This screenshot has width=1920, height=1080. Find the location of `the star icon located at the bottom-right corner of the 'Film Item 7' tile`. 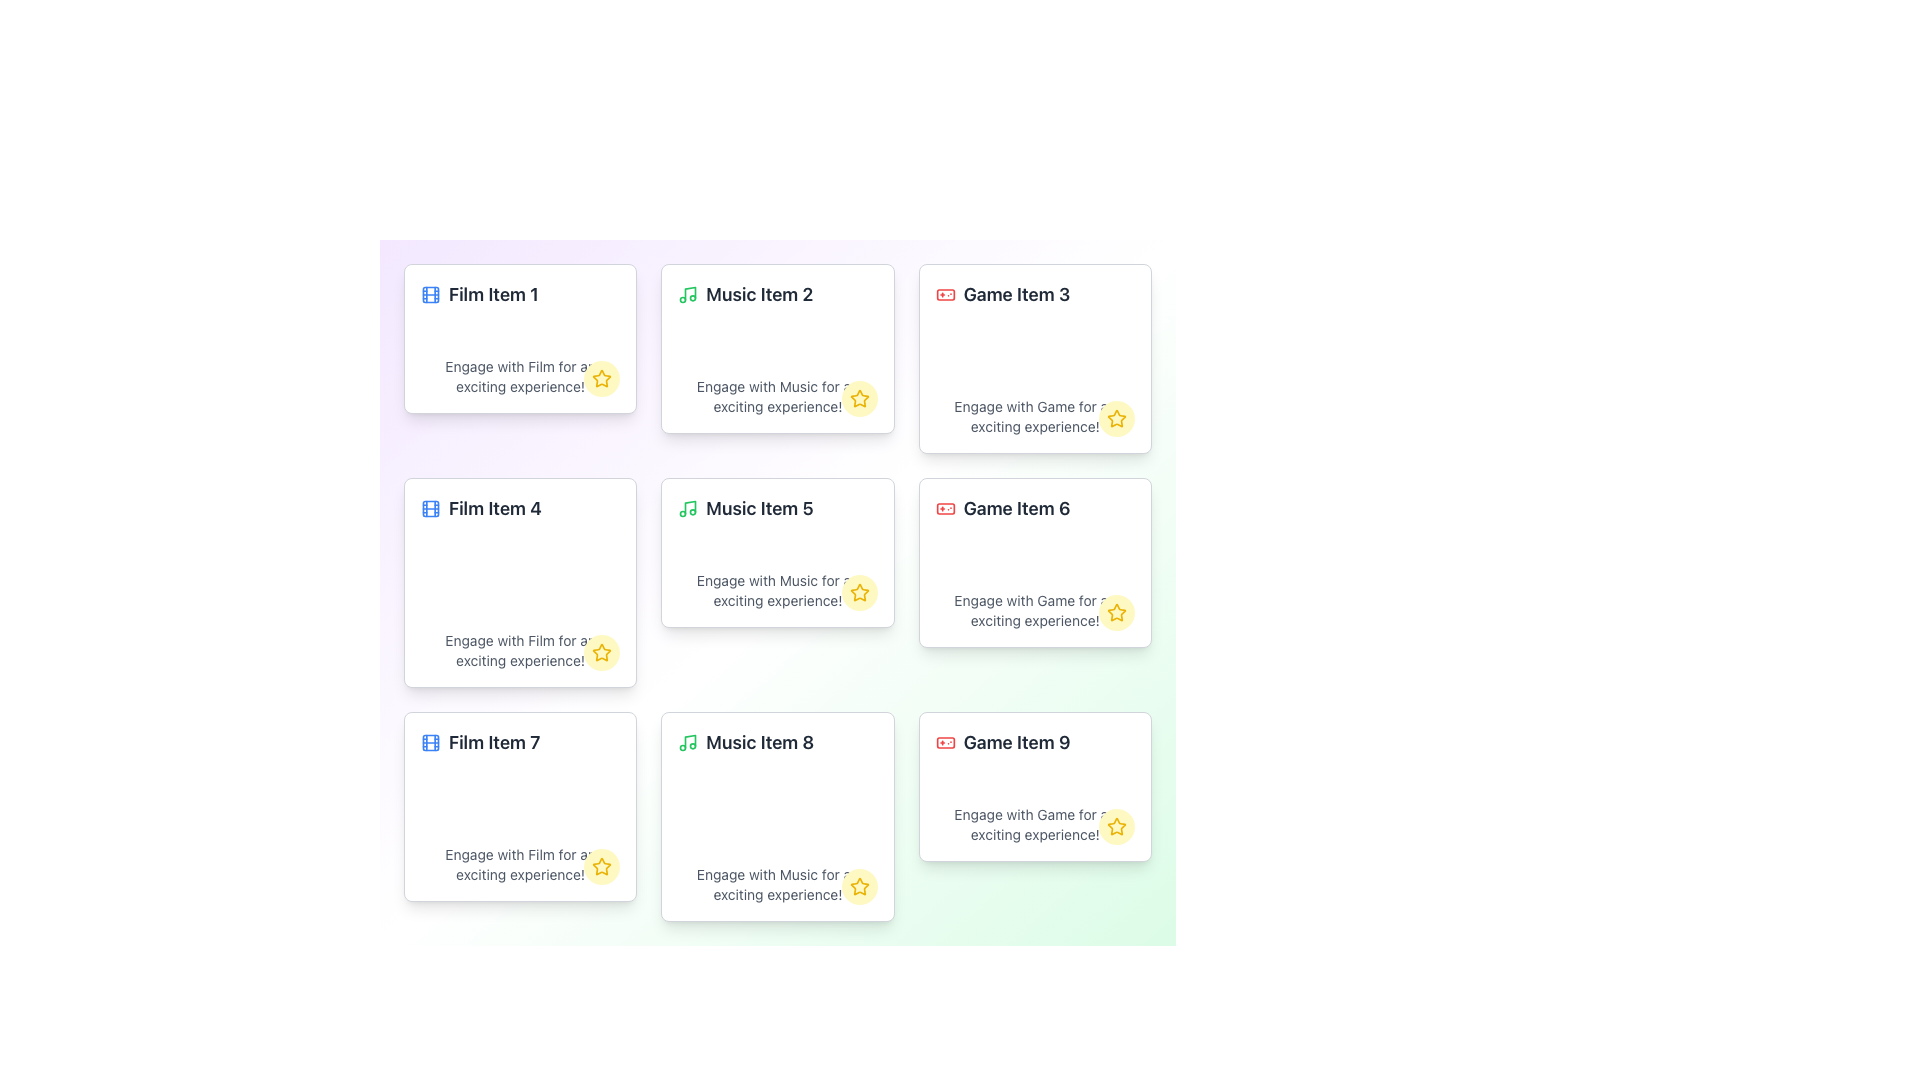

the star icon located at the bottom-right corner of the 'Film Item 7' tile is located at coordinates (601, 865).